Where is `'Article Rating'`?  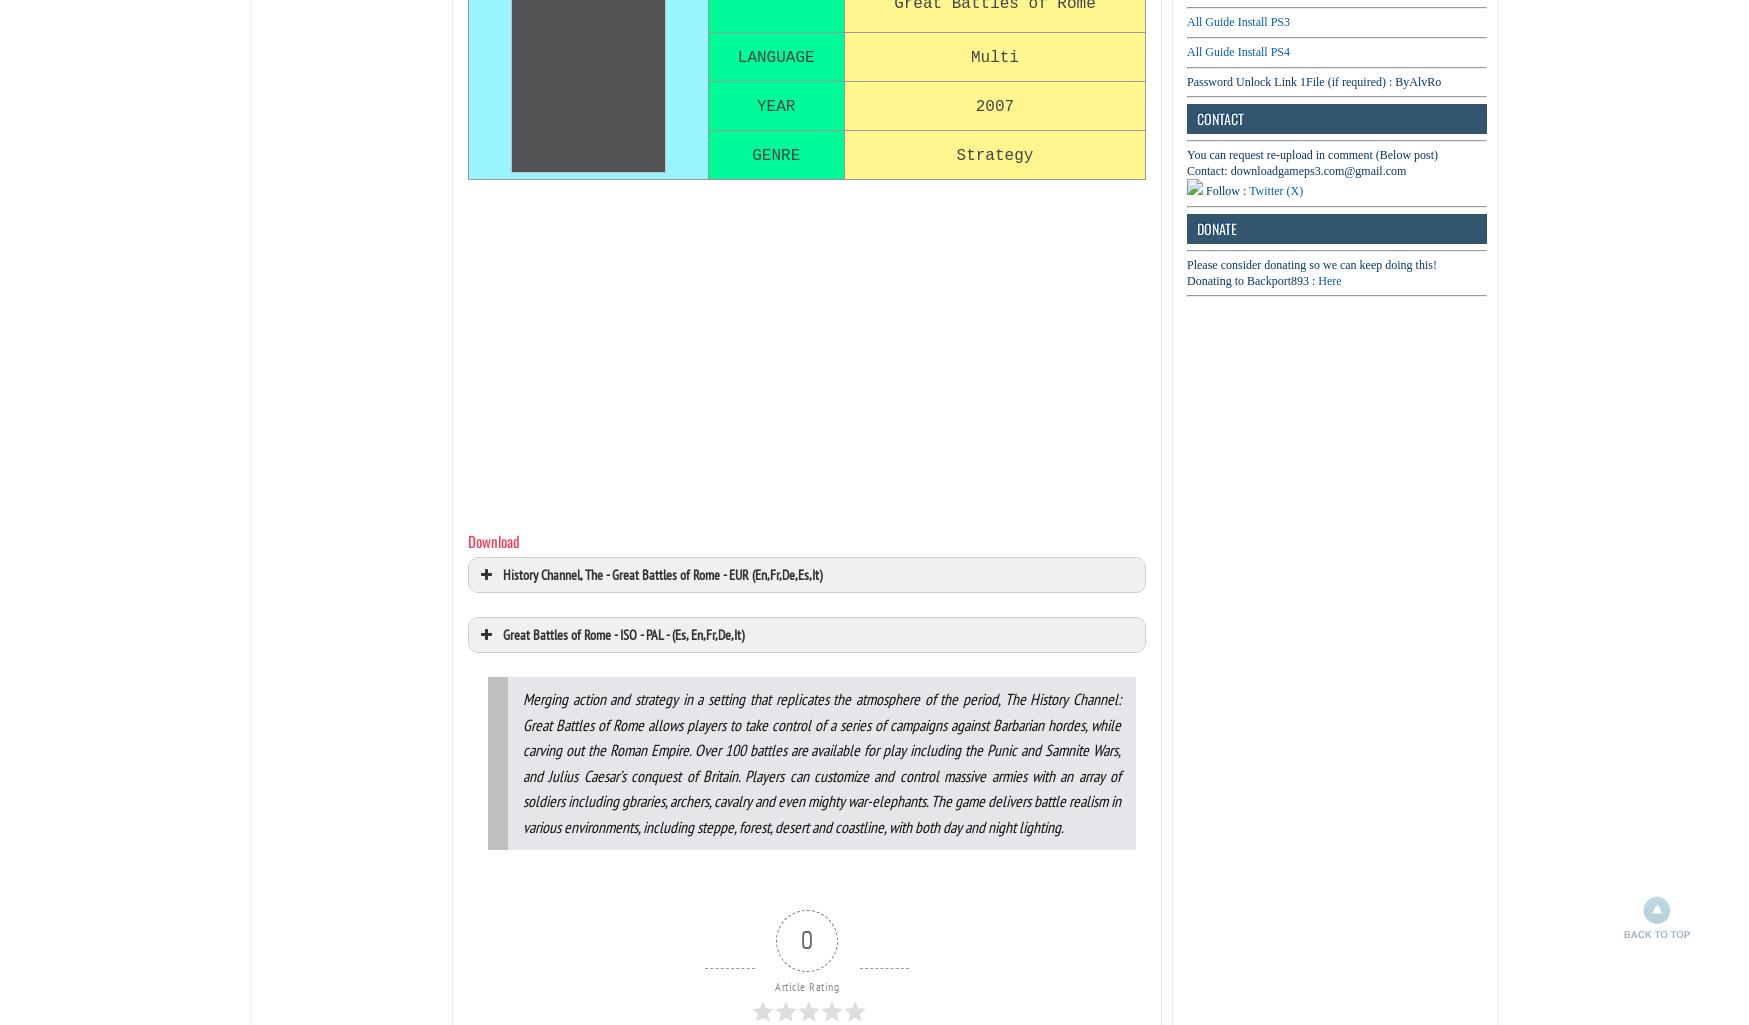 'Article Rating' is located at coordinates (806, 985).